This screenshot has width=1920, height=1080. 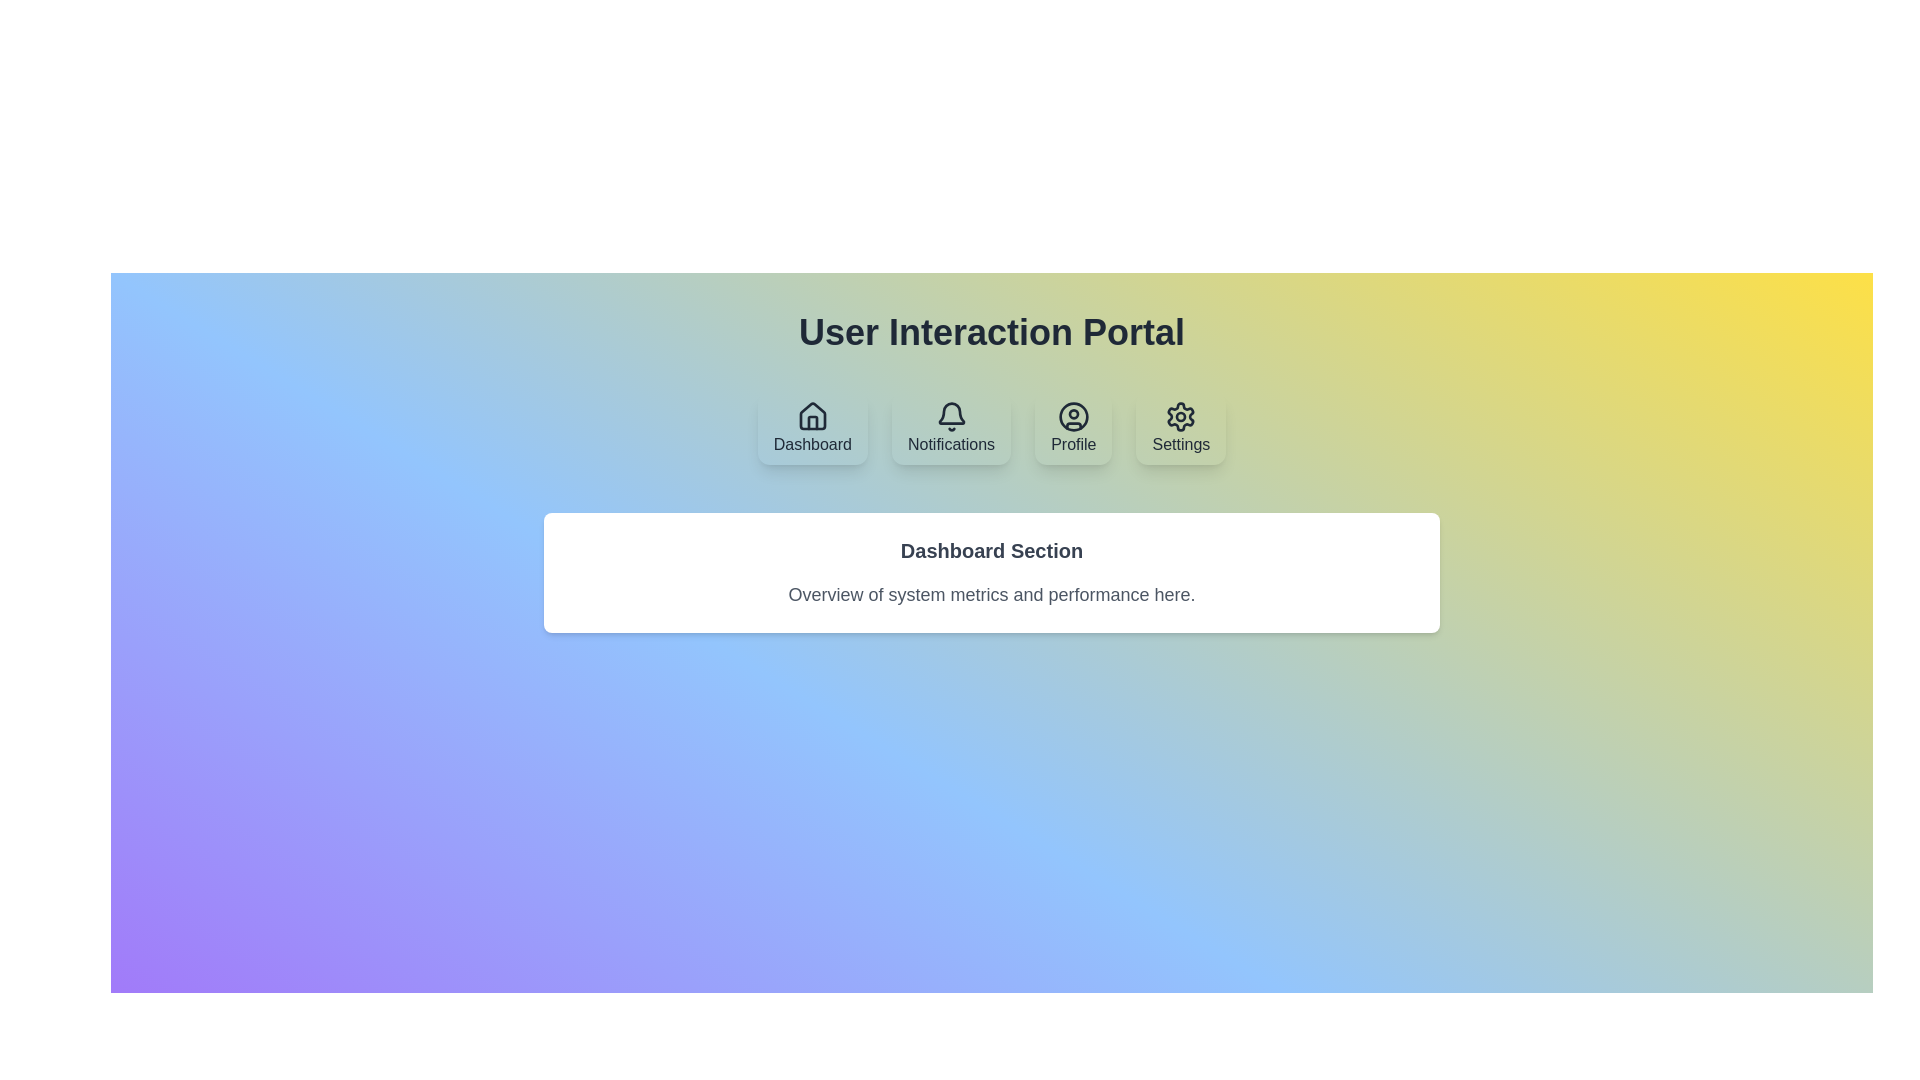 I want to click on the Settings tab by clicking on its button, so click(x=1181, y=427).